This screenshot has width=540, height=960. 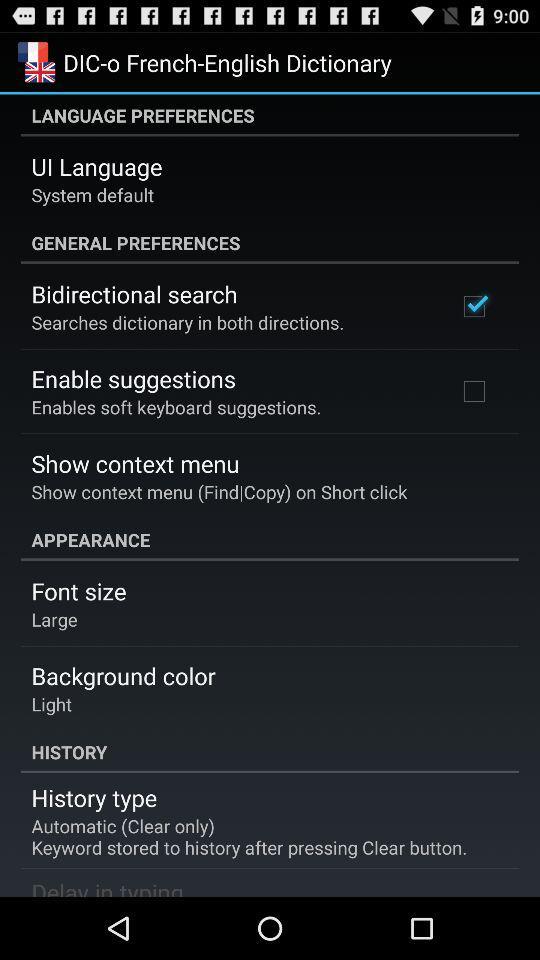 What do you see at coordinates (91, 194) in the screenshot?
I see `the system default icon` at bounding box center [91, 194].